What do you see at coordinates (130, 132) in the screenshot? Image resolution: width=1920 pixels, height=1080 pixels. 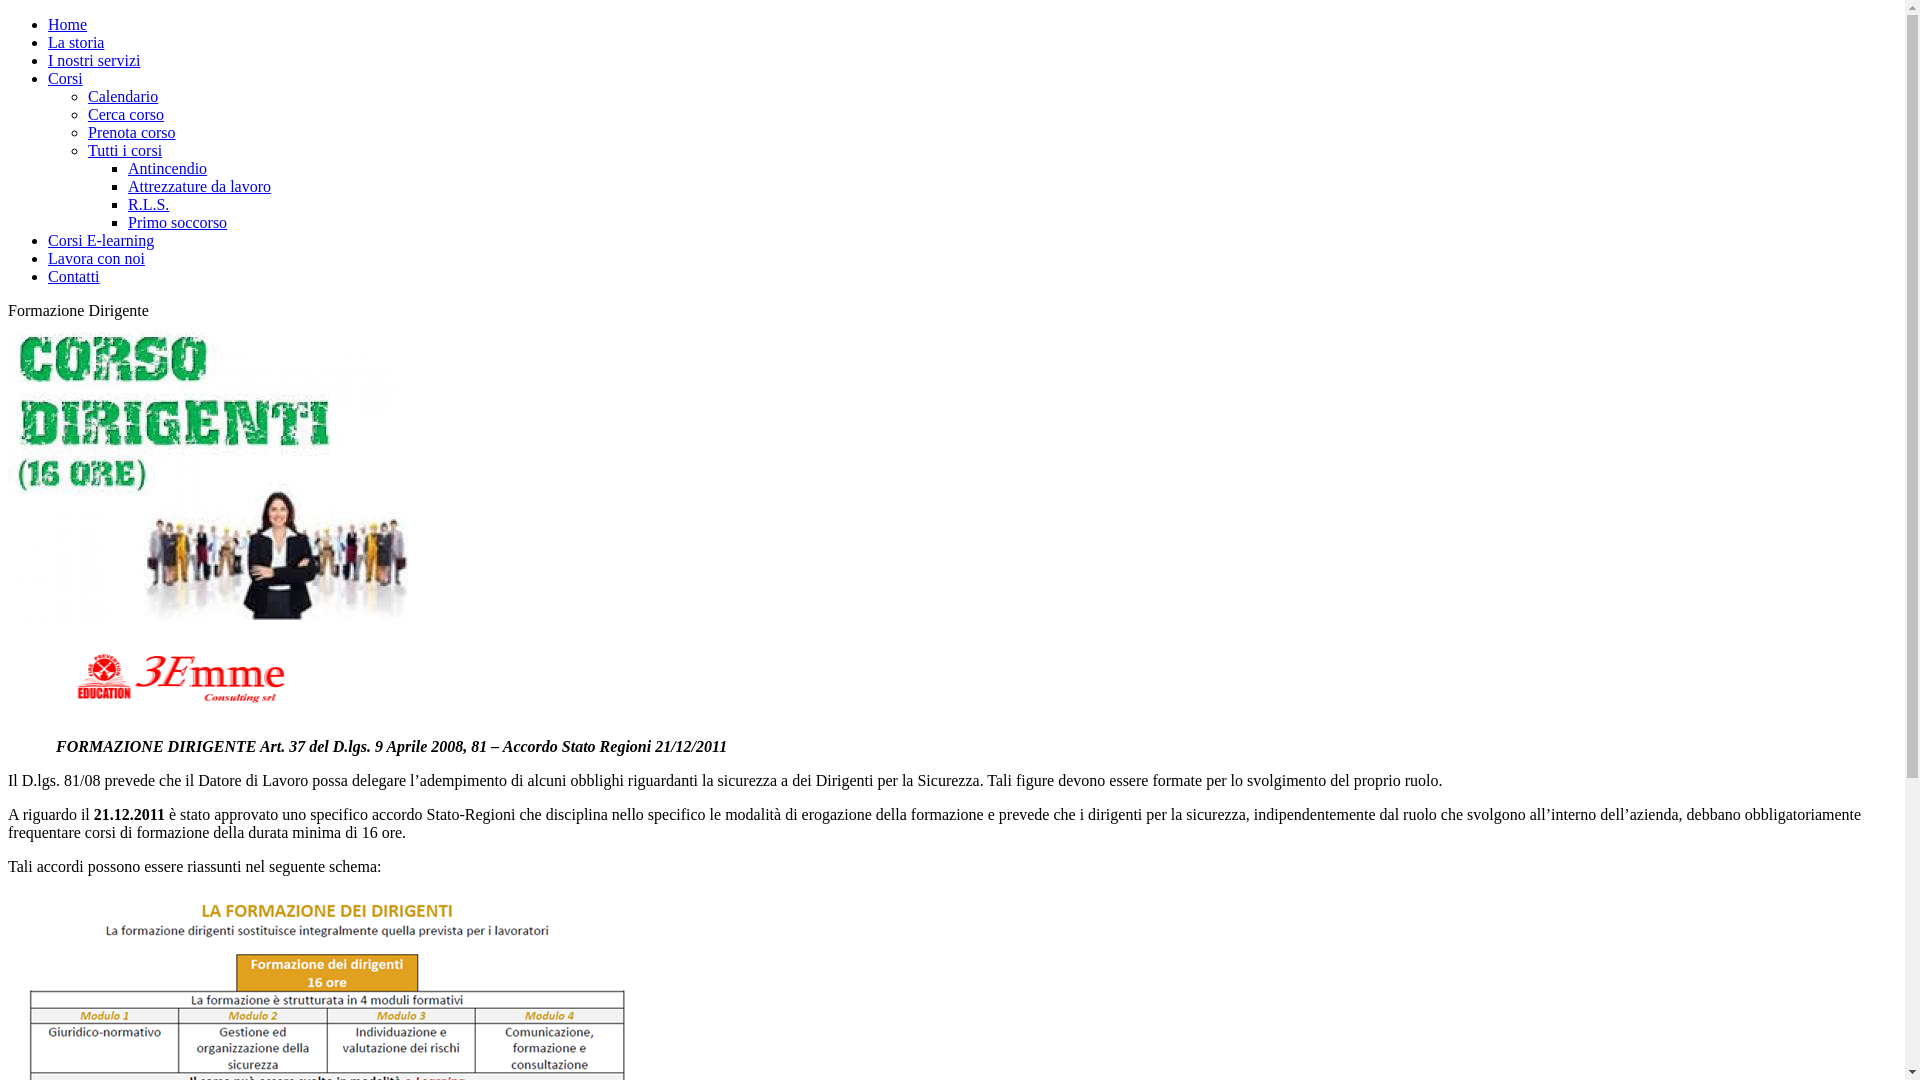 I see `'Prenota corso'` at bounding box center [130, 132].